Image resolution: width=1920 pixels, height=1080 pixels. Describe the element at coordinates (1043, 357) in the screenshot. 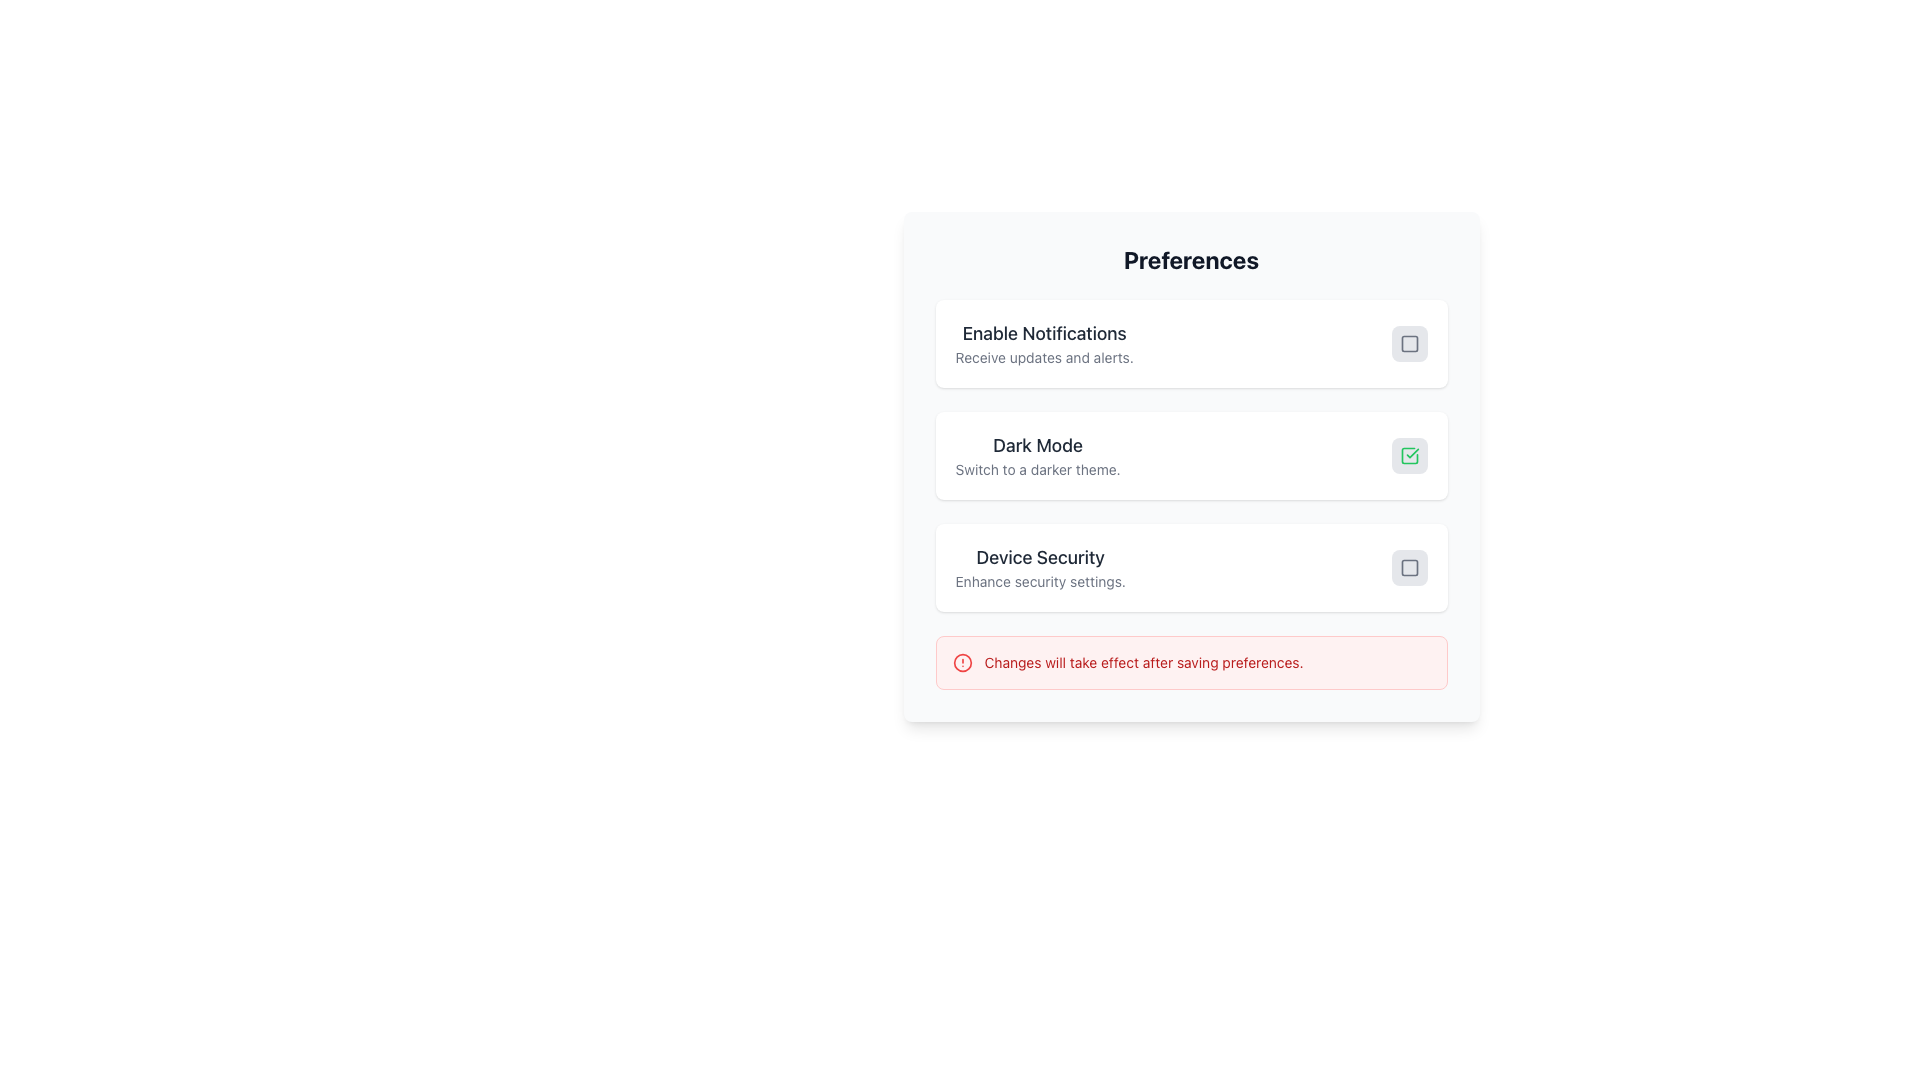

I see `the static text providing context for the 'Enable Notifications' option, located directly below the heading in the Preferences section` at that location.